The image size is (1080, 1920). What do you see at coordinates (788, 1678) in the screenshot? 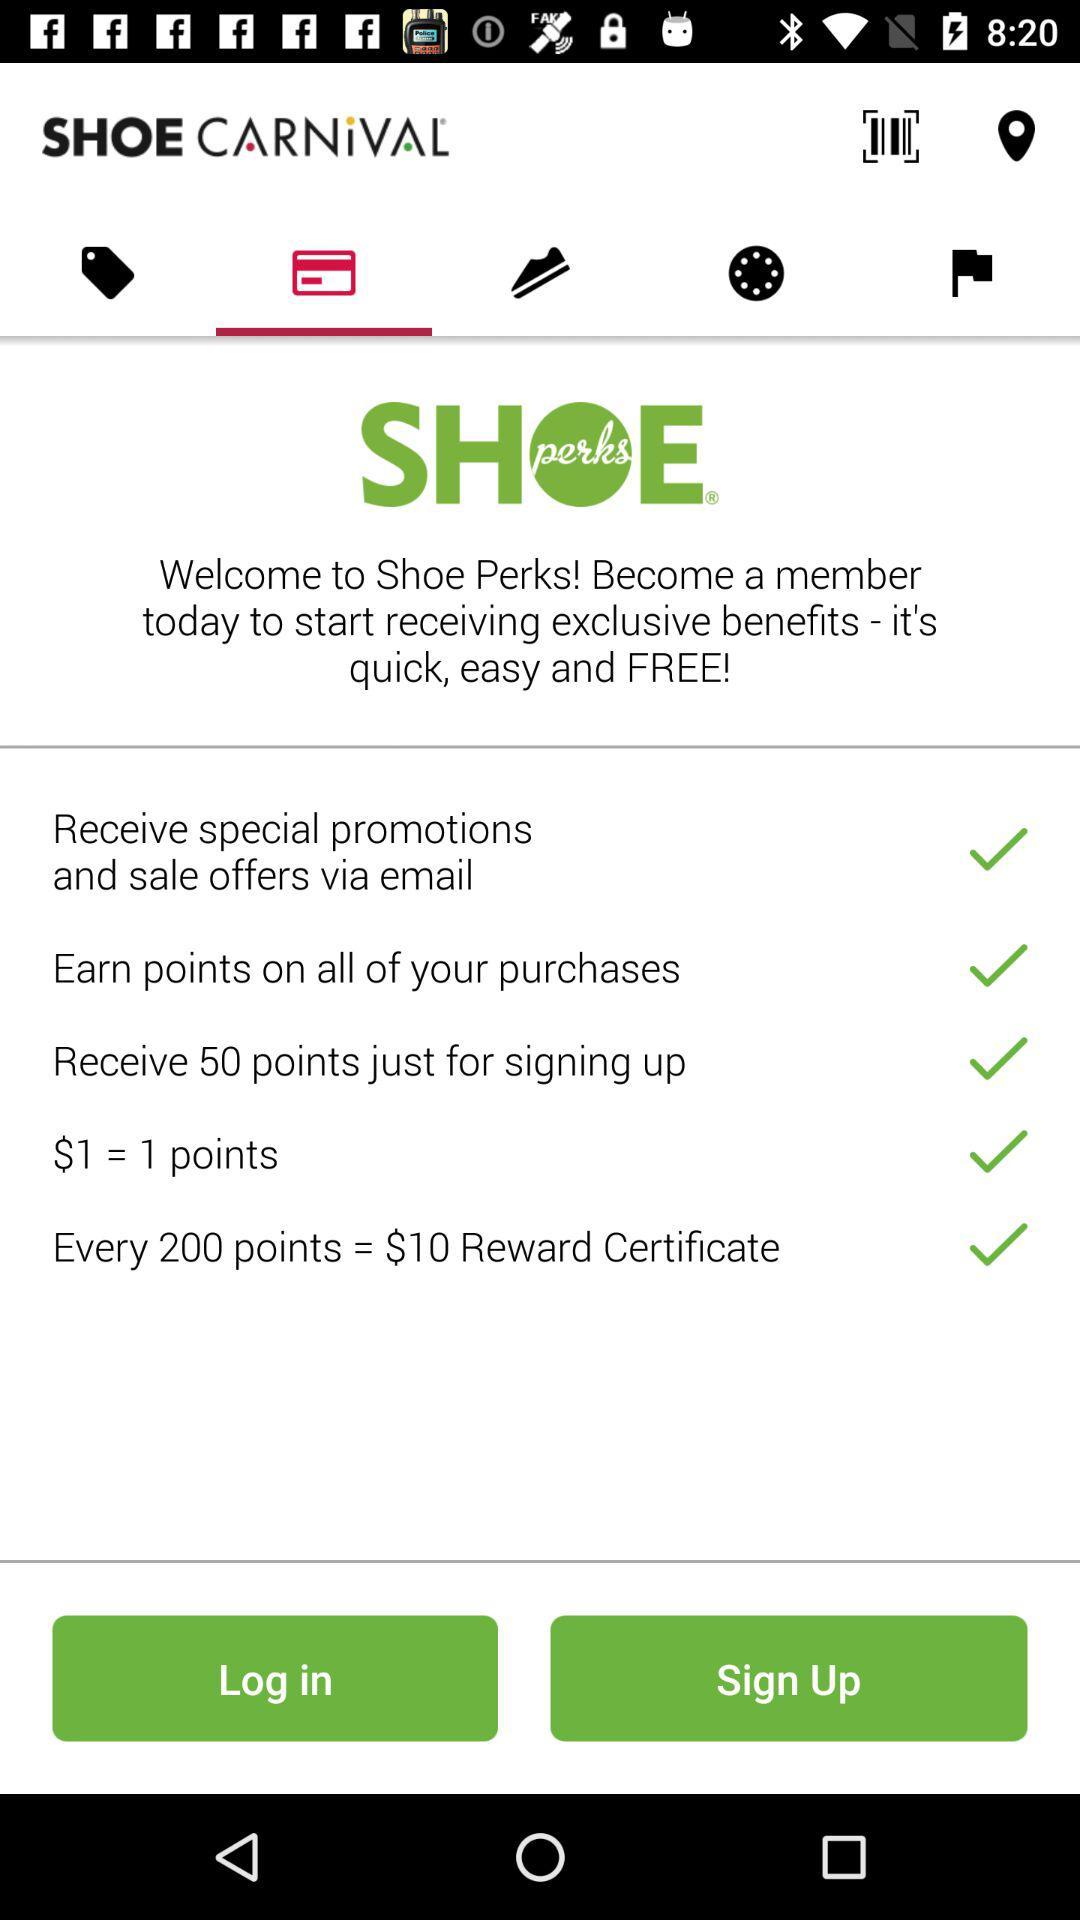
I see `item next to the log in item` at bounding box center [788, 1678].